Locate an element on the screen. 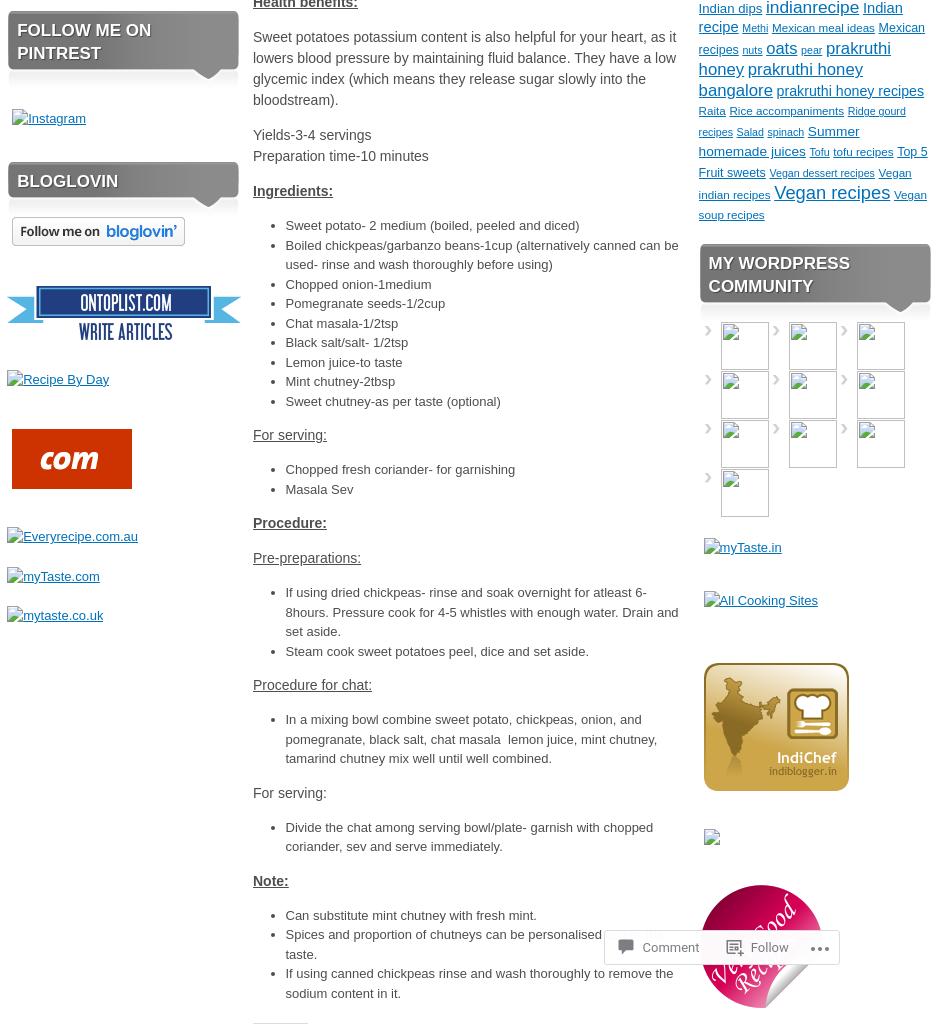 This screenshot has height=1025, width=940. 'pear' is located at coordinates (800, 47).